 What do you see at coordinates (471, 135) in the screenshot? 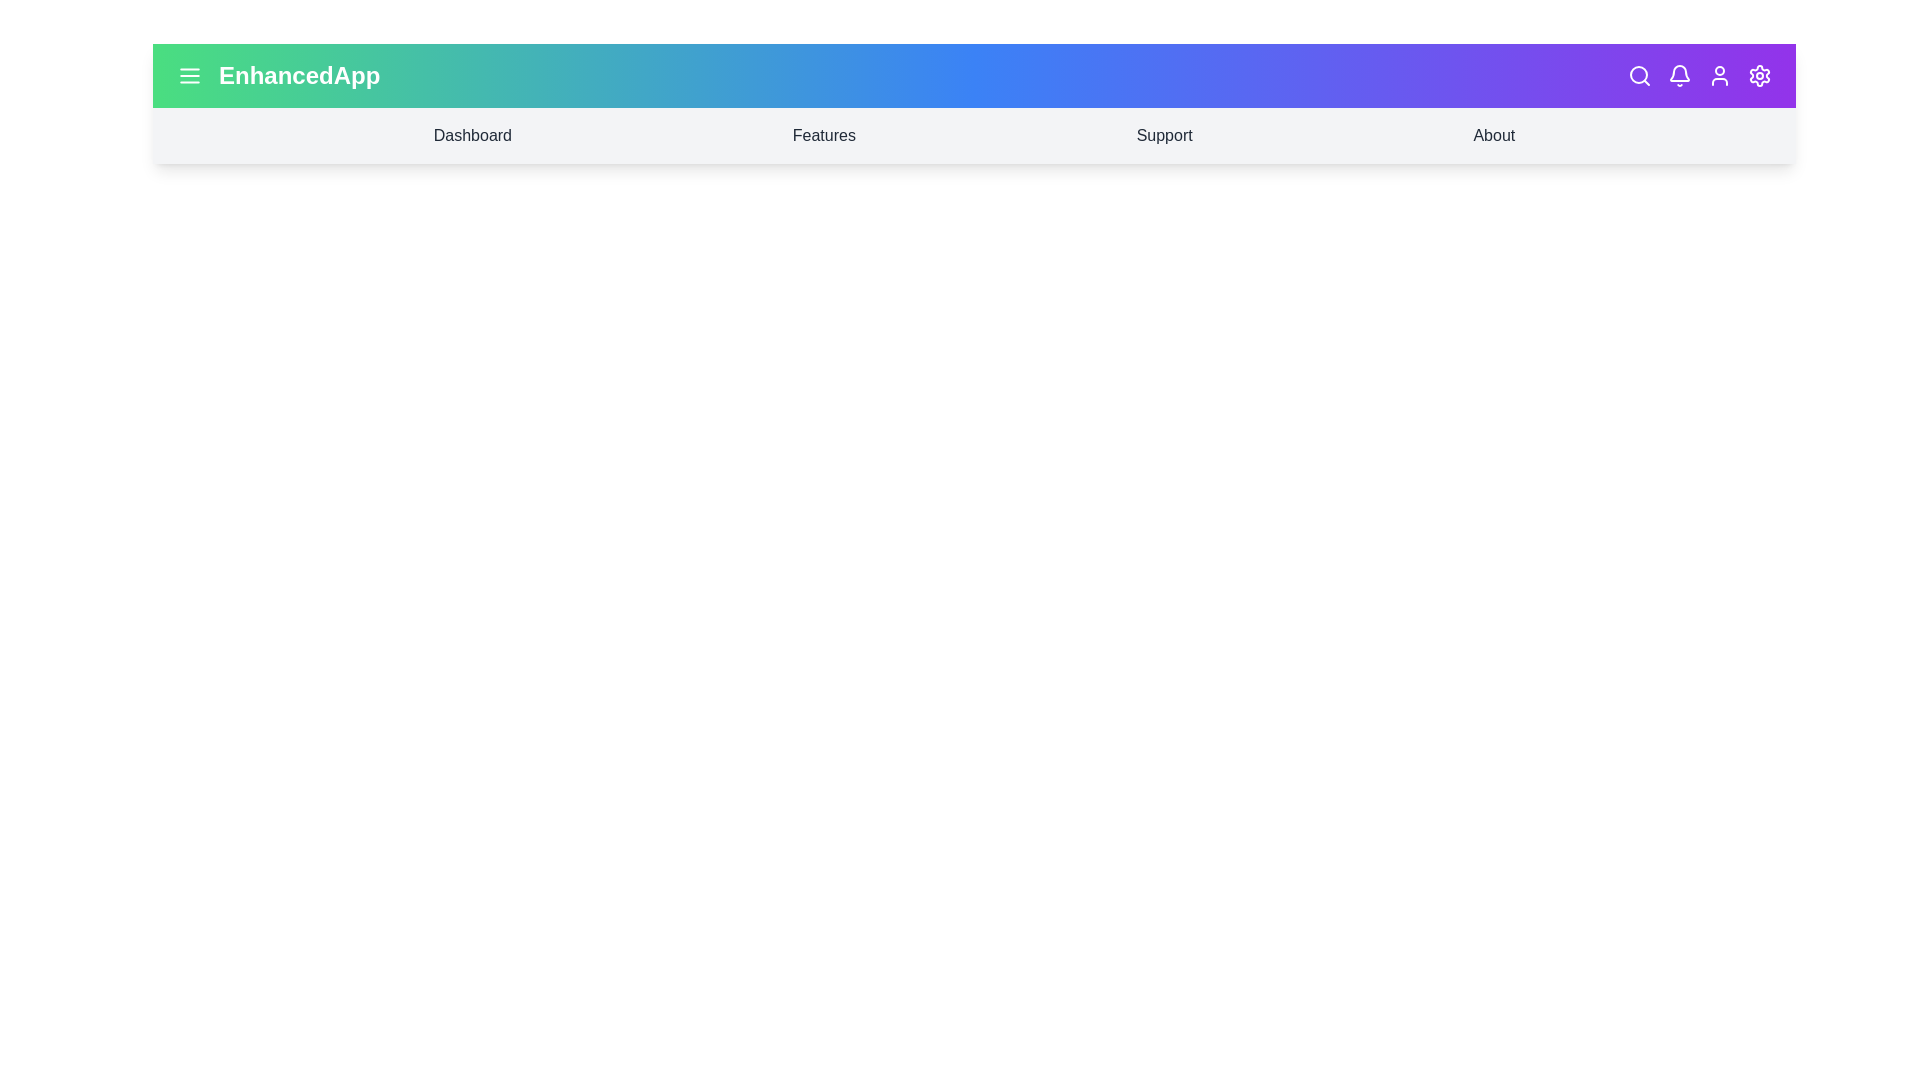
I see `the menu item labeled Dashboard to navigate to the corresponding section` at bounding box center [471, 135].